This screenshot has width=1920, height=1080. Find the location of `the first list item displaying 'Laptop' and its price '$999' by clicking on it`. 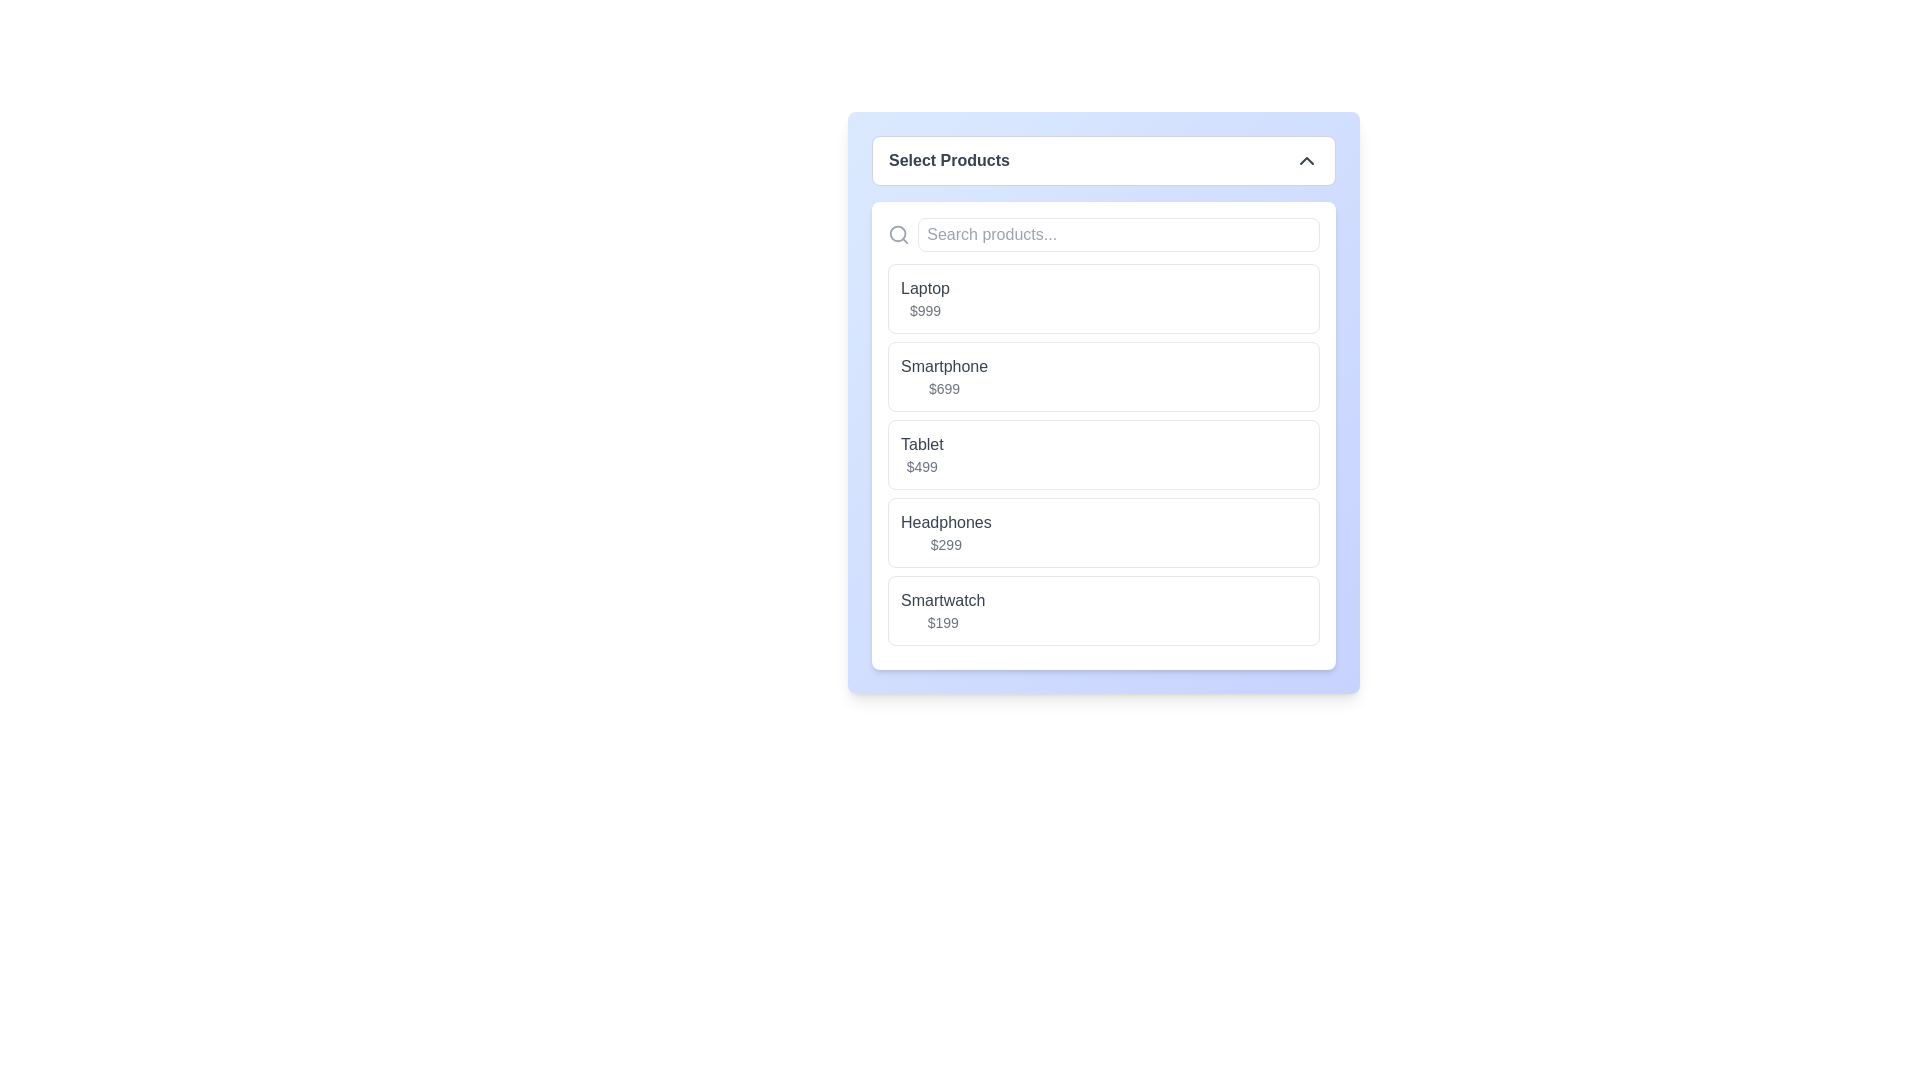

the first list item displaying 'Laptop' and its price '$999' by clicking on it is located at coordinates (924, 299).